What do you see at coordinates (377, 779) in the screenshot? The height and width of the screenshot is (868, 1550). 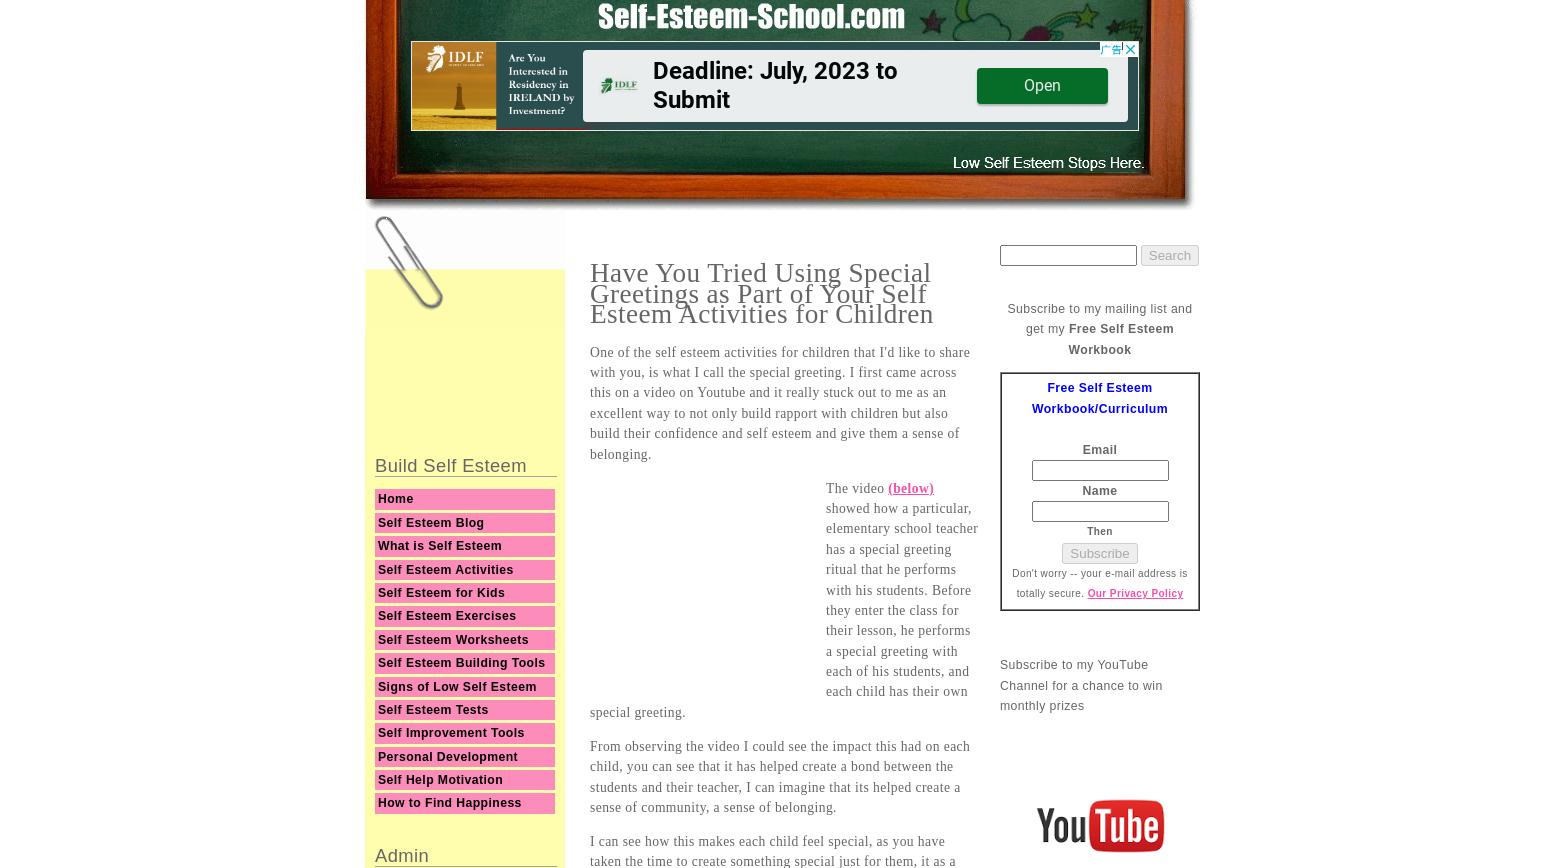 I see `'Self Help Motivation'` at bounding box center [377, 779].